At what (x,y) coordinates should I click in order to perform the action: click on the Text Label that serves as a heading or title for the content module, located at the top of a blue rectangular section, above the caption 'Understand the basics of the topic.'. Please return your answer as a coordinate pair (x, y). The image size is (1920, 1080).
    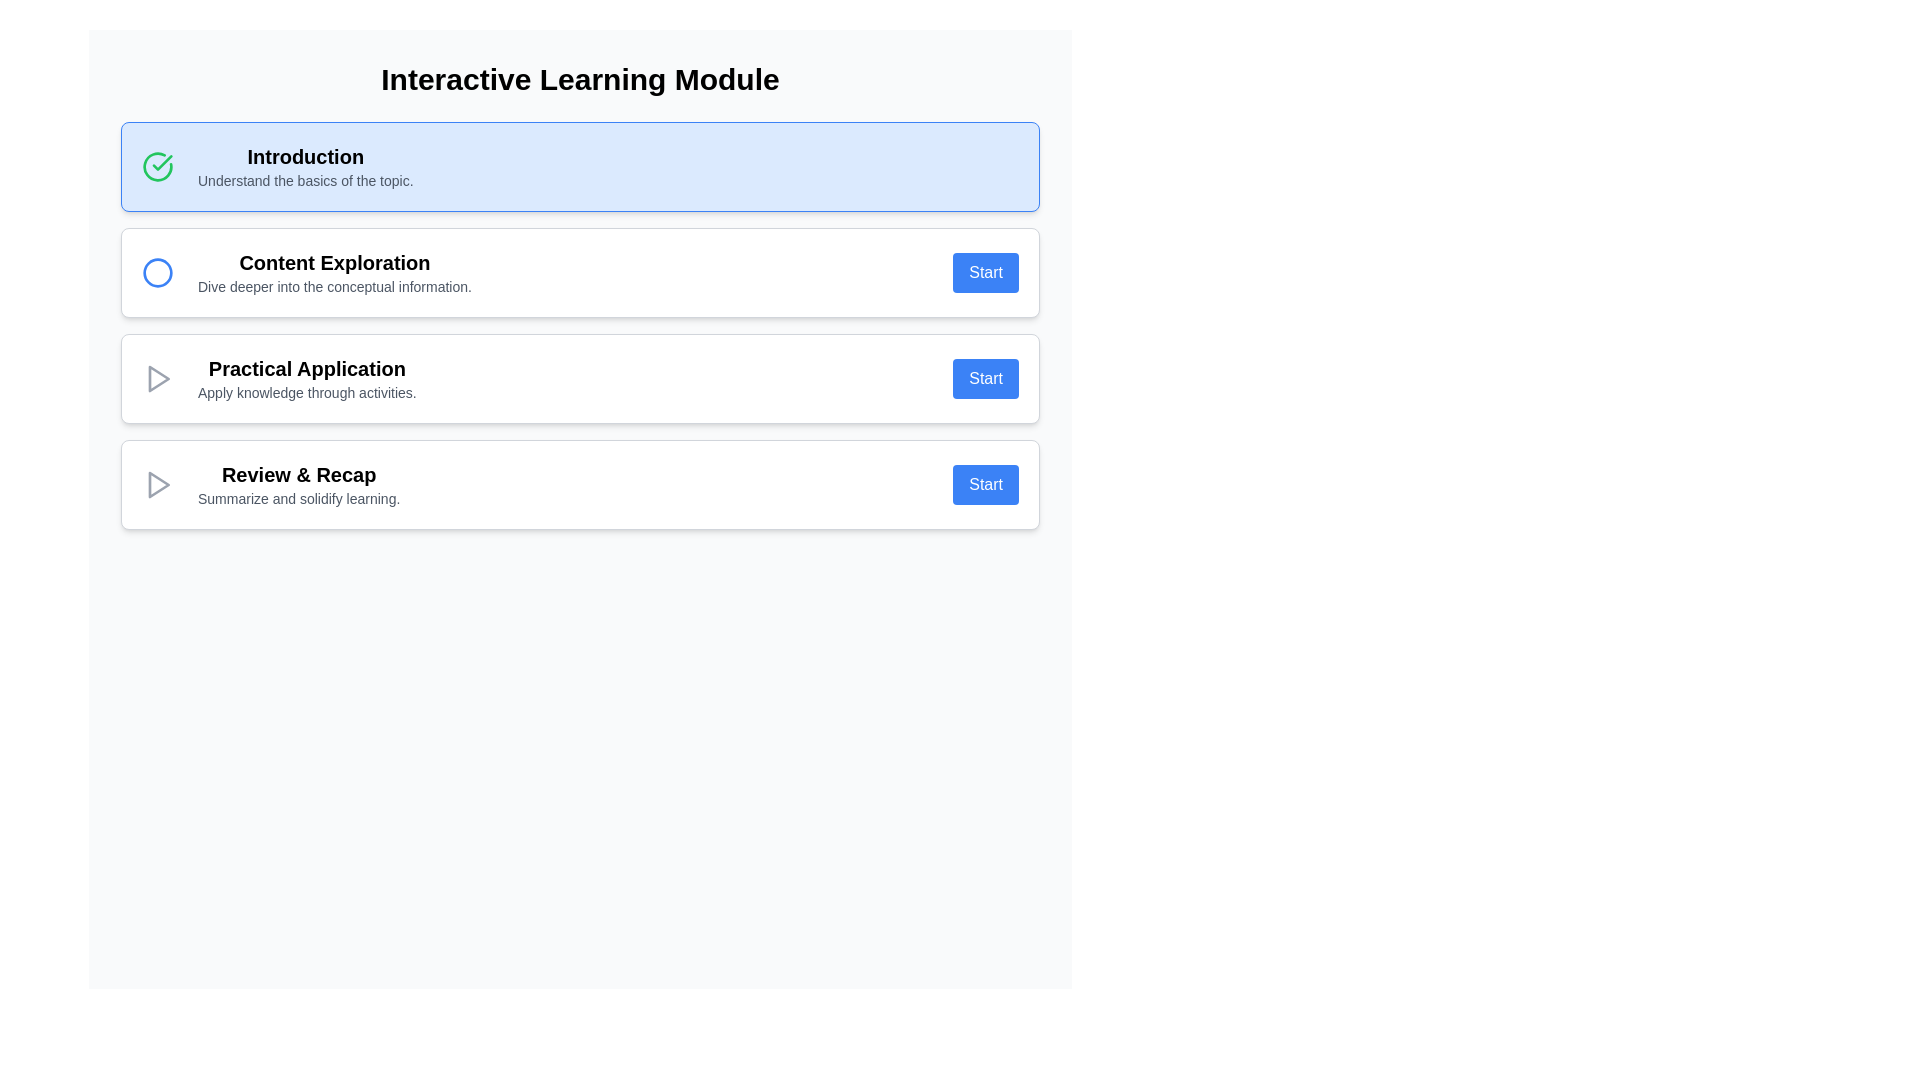
    Looking at the image, I should click on (304, 156).